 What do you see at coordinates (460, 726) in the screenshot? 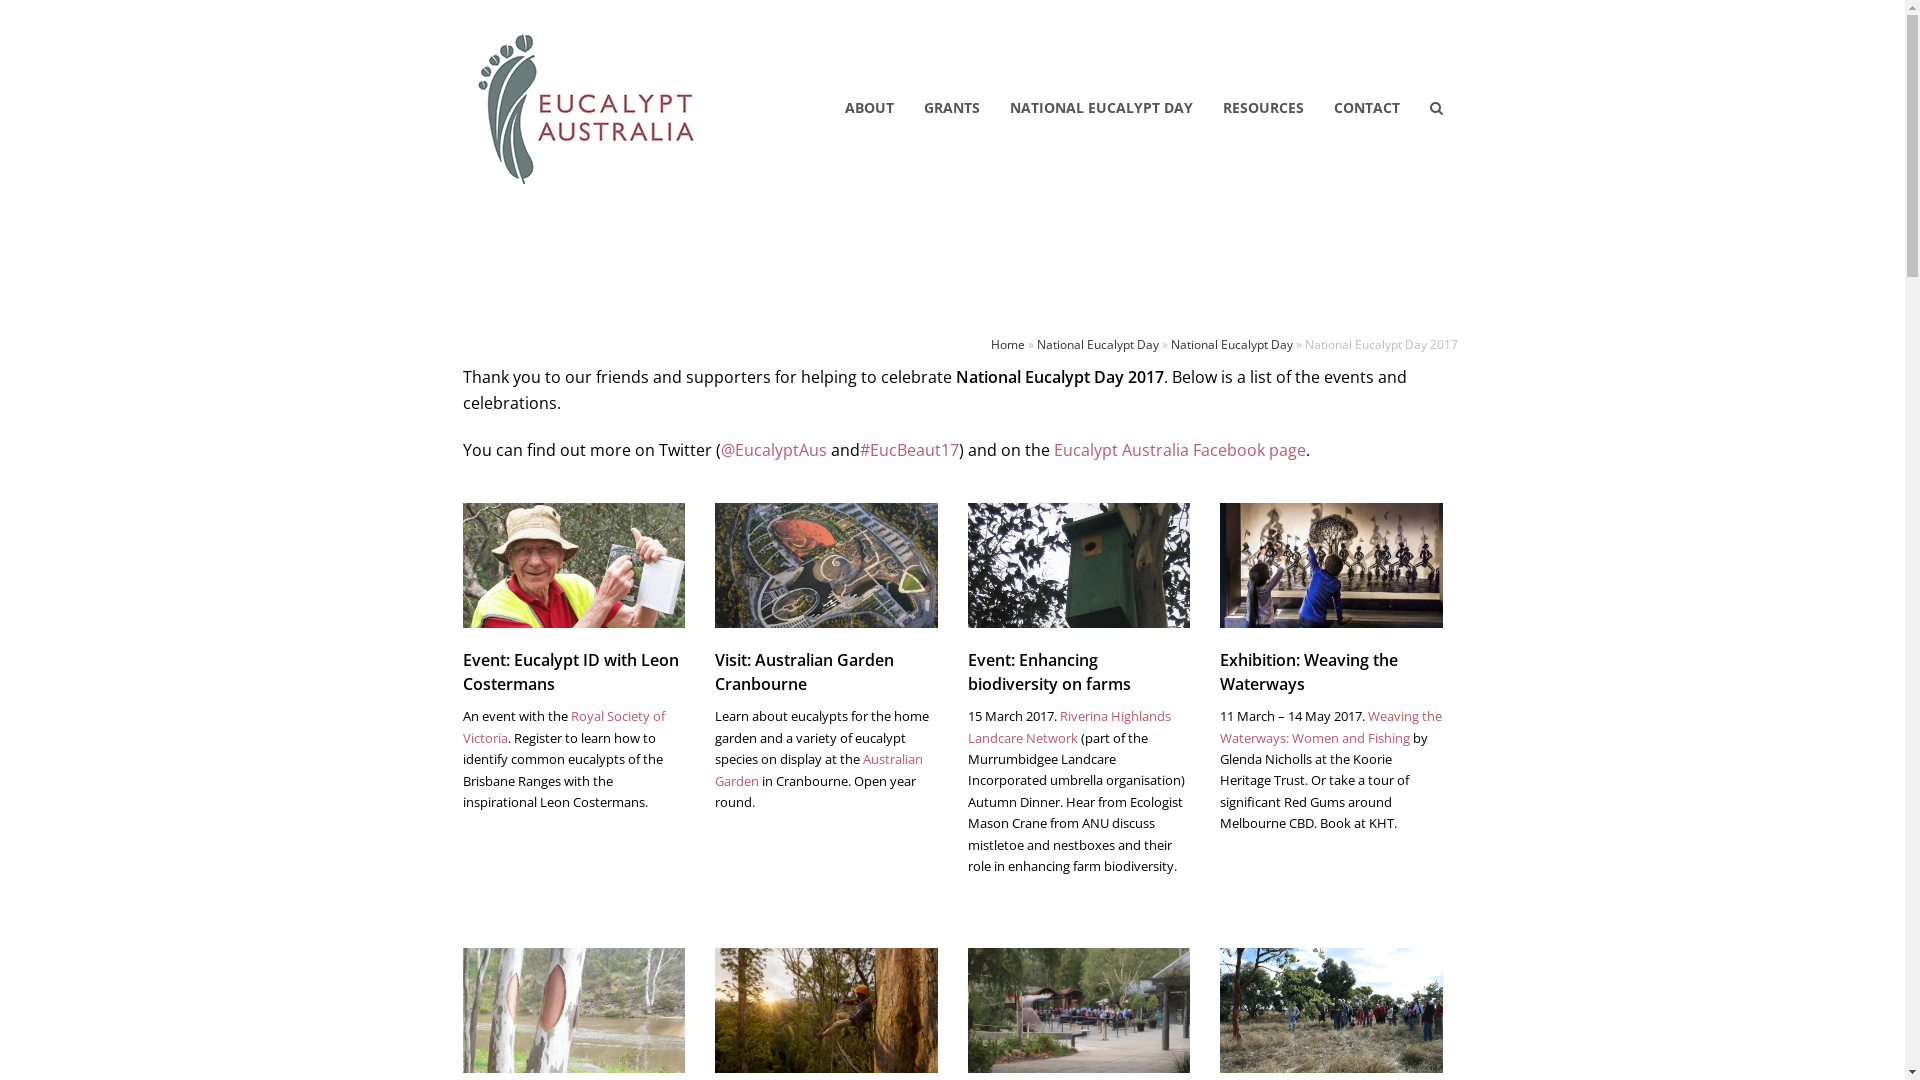
I see `'Royal Society of Victoria'` at bounding box center [460, 726].